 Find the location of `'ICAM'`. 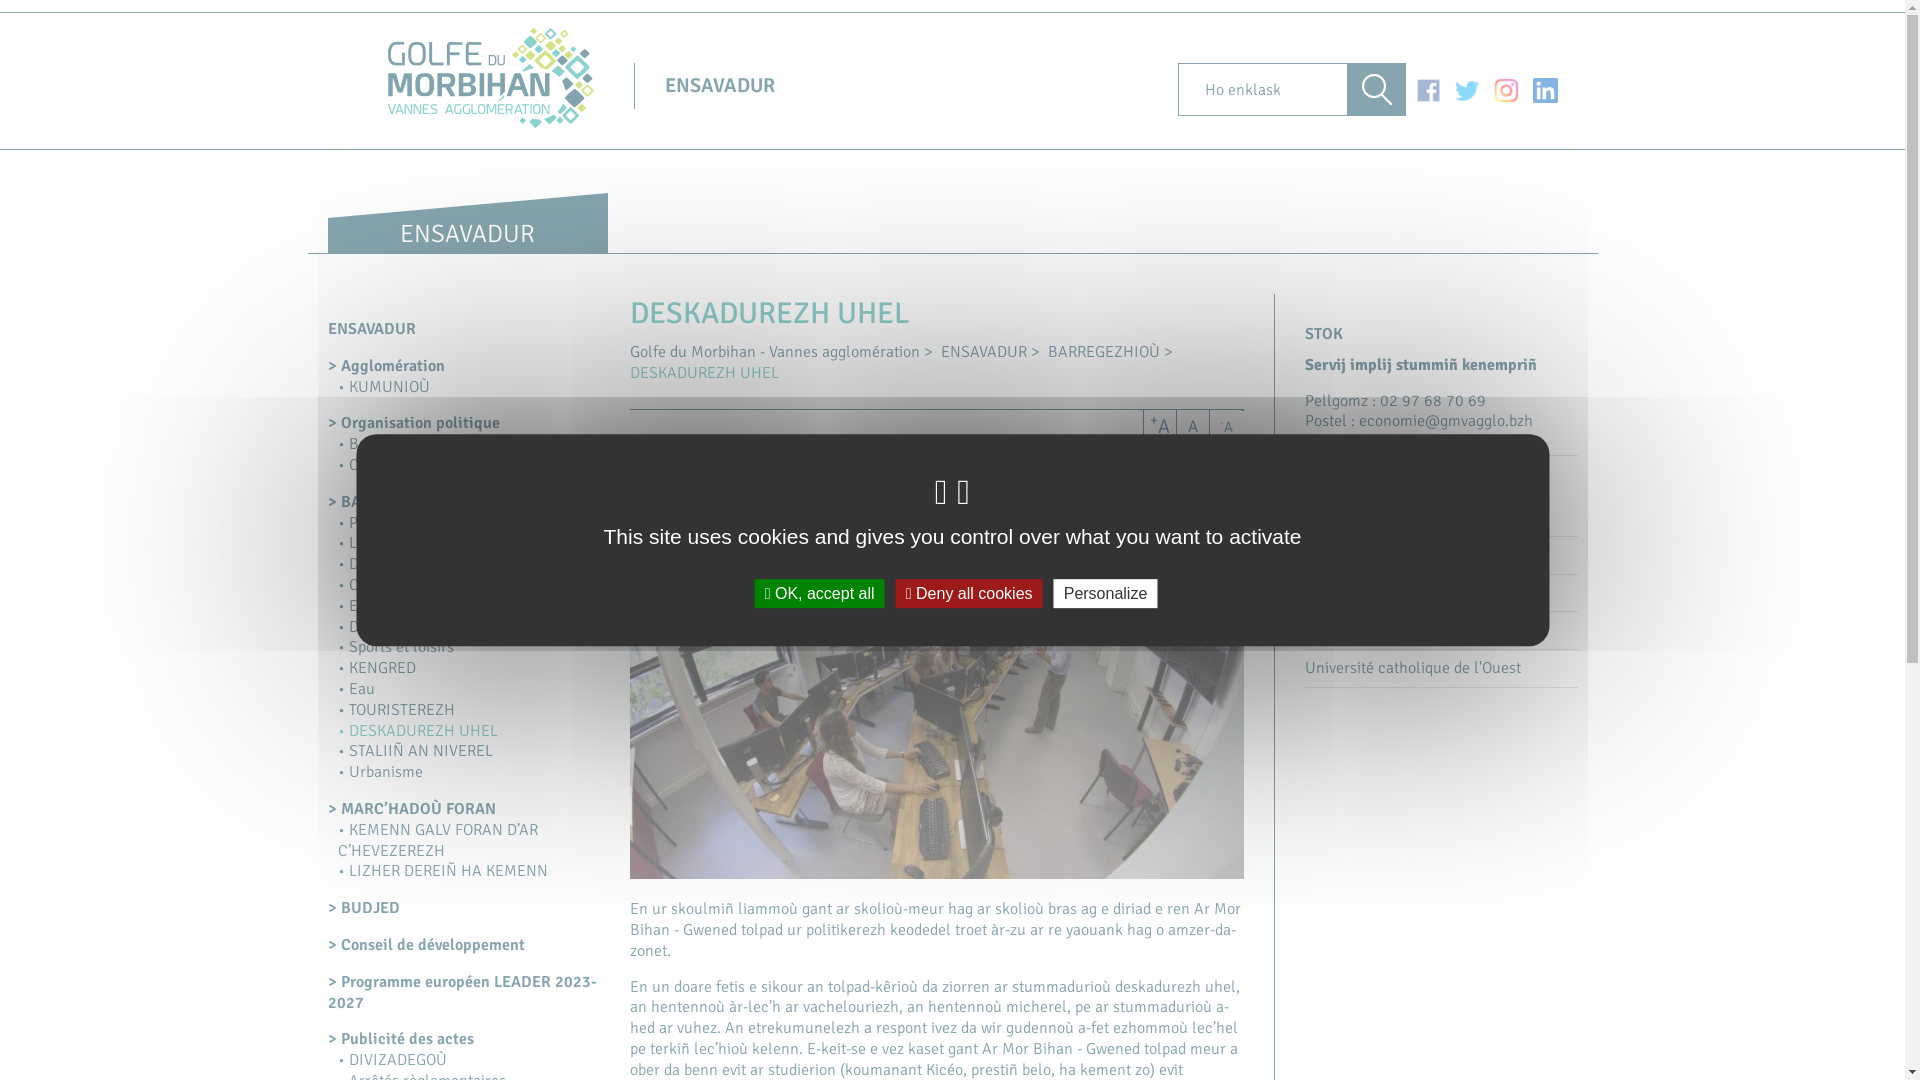

'ICAM' is located at coordinates (1441, 559).